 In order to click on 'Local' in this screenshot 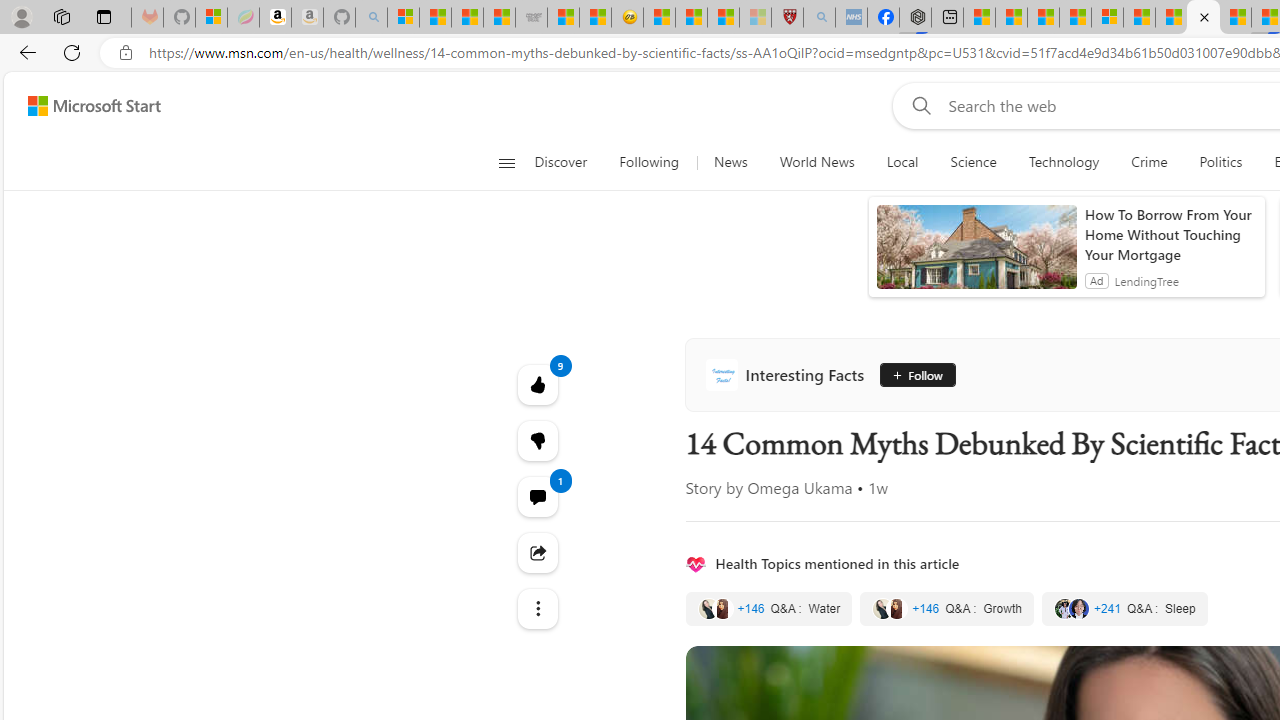, I will do `click(901, 162)`.